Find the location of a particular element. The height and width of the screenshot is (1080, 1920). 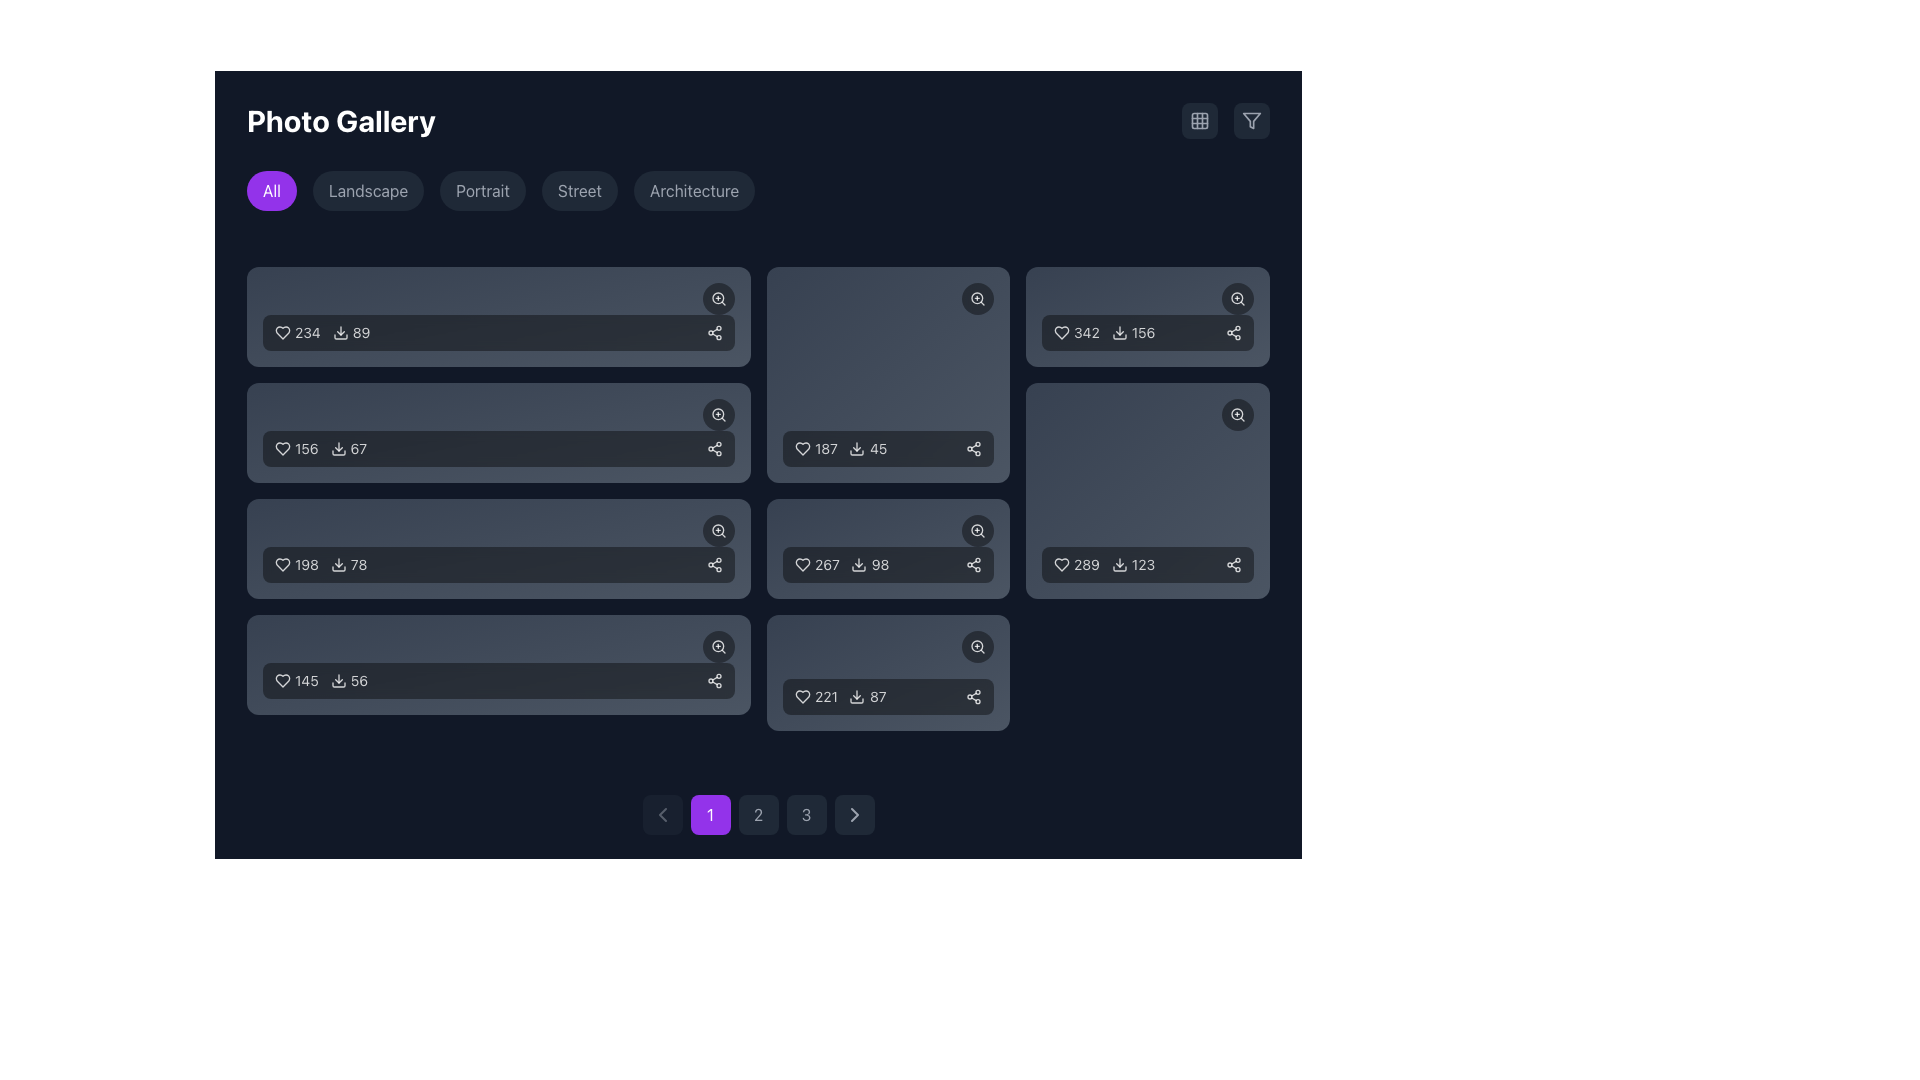

the interactive counter displaying the number '67' next to a download icon to change its color is located at coordinates (348, 447).